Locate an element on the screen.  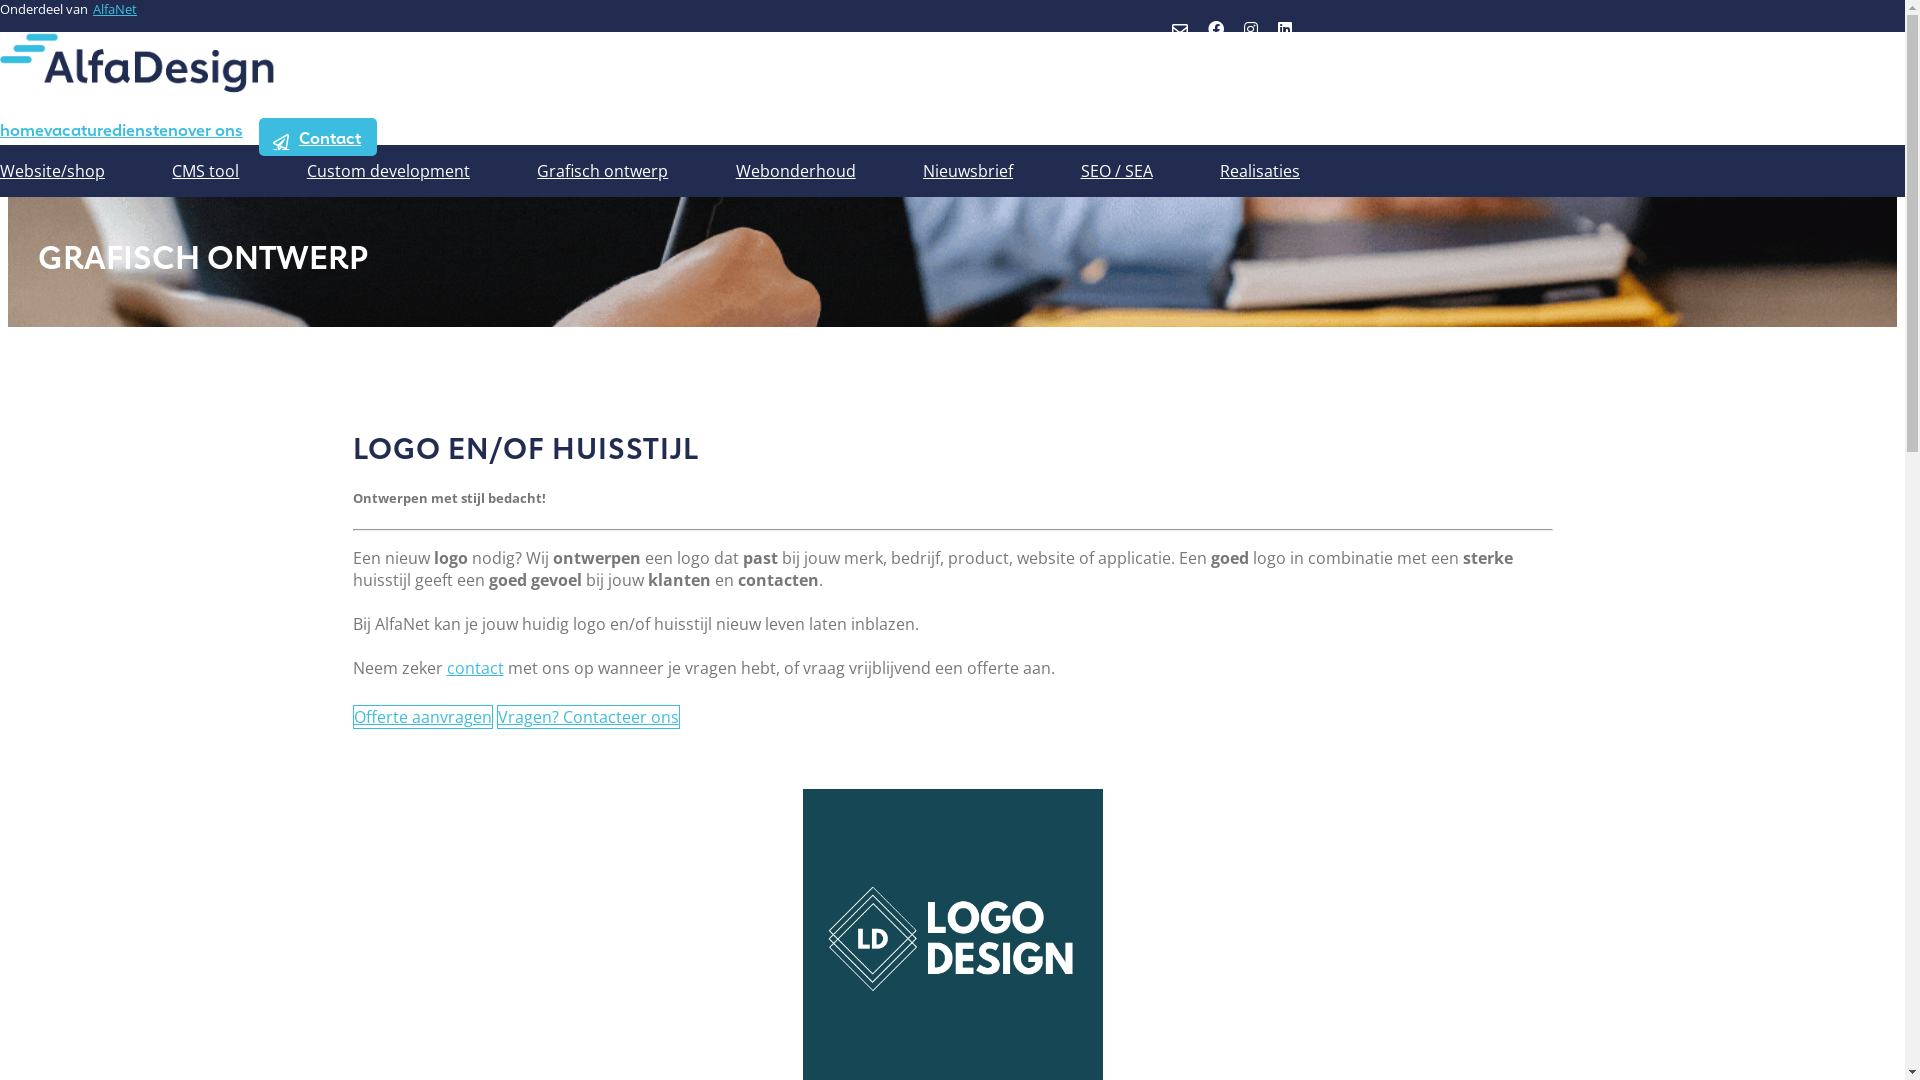
'AlfaNet' is located at coordinates (114, 8).